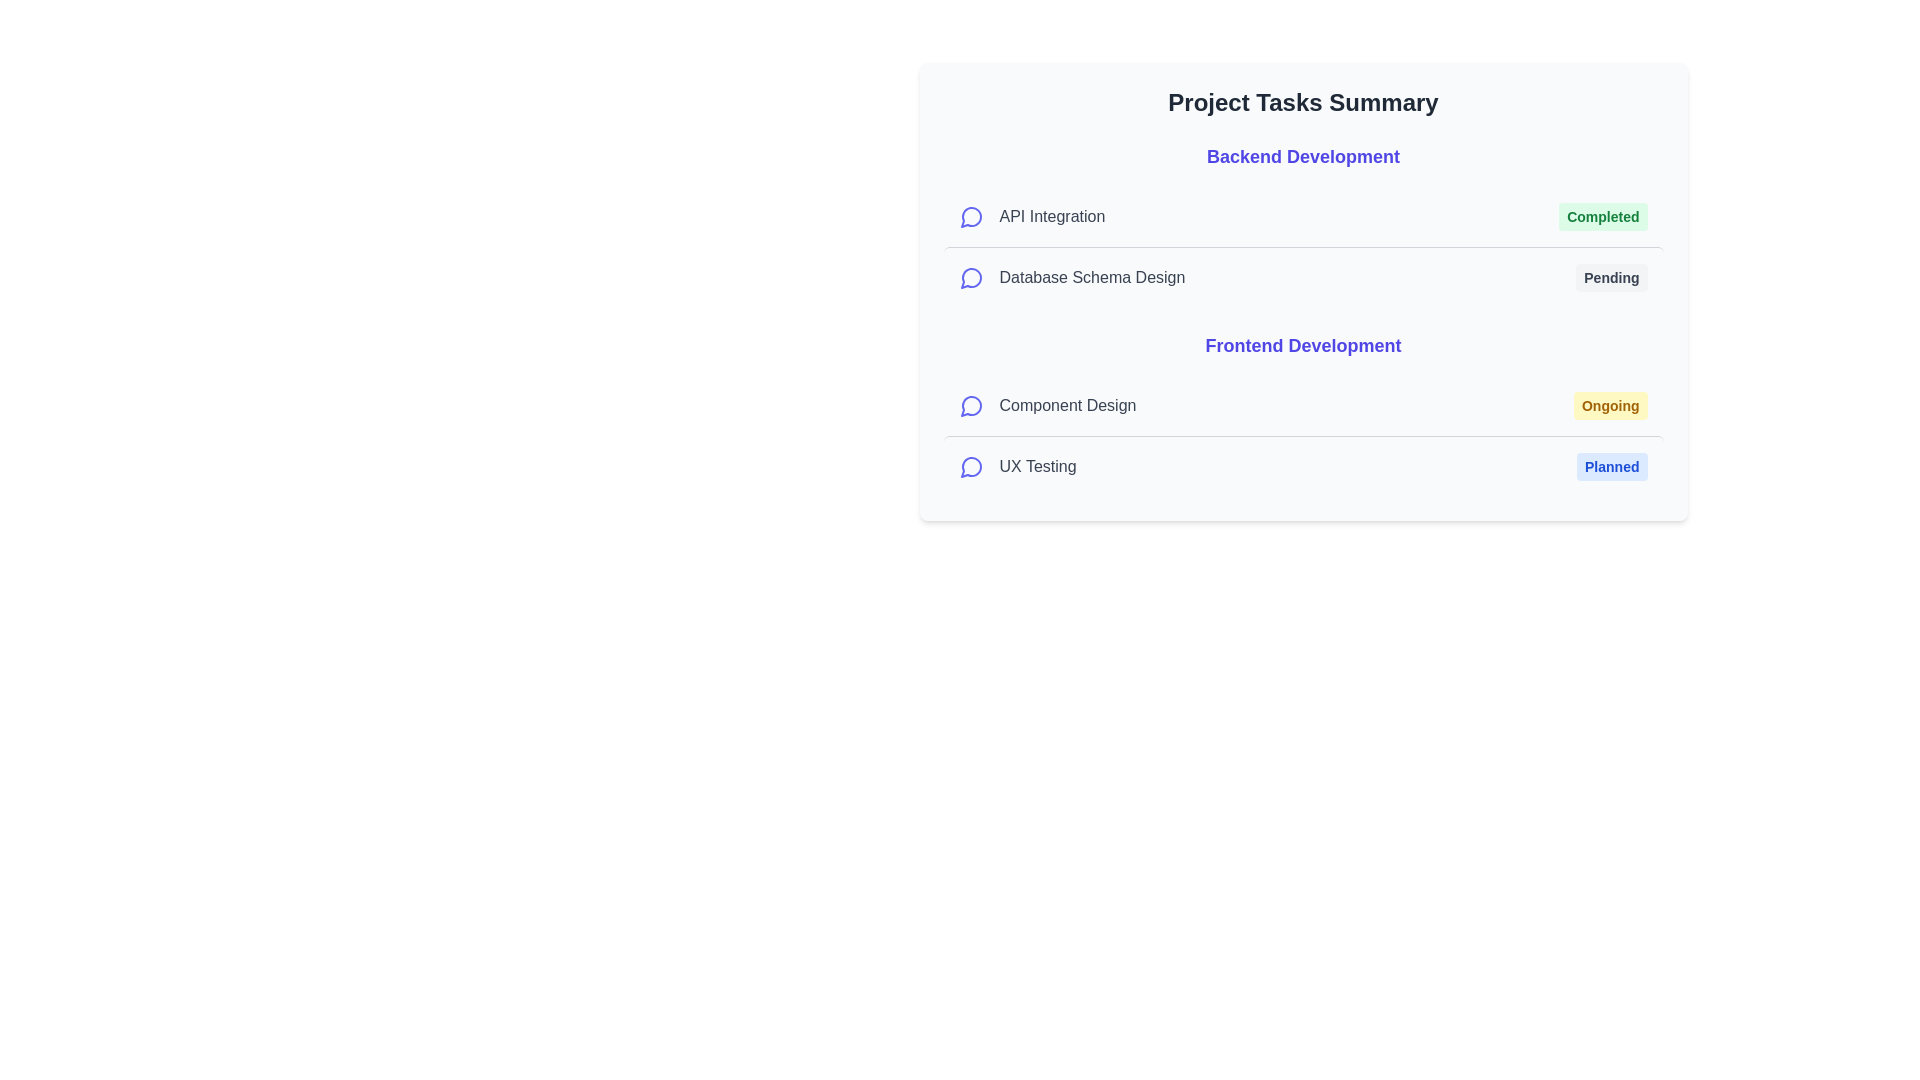 The width and height of the screenshot is (1920, 1080). I want to click on the Status Indicator button with the text 'Pending', which is located in the list item labeled 'Database Schema Design' and has a light gray background, so click(1611, 277).